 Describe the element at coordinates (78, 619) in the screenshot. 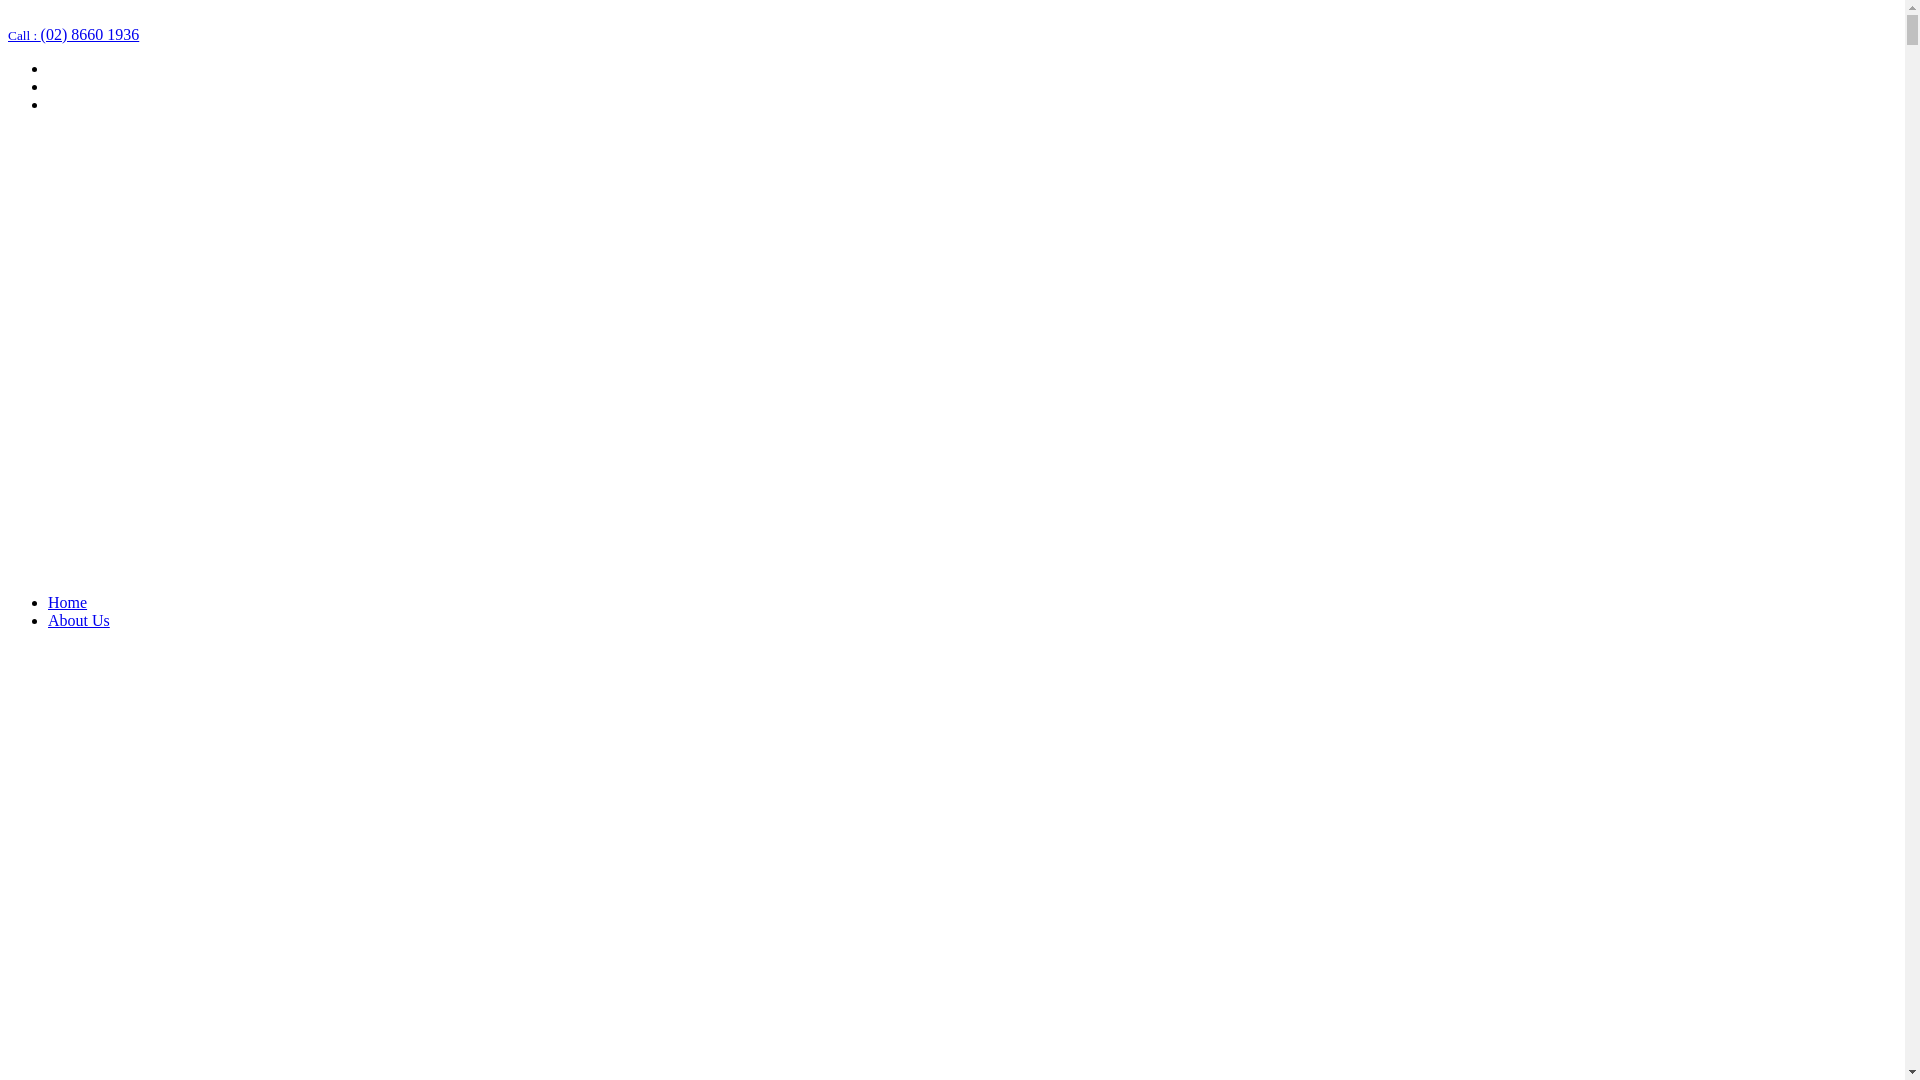

I see `'About Us'` at that location.